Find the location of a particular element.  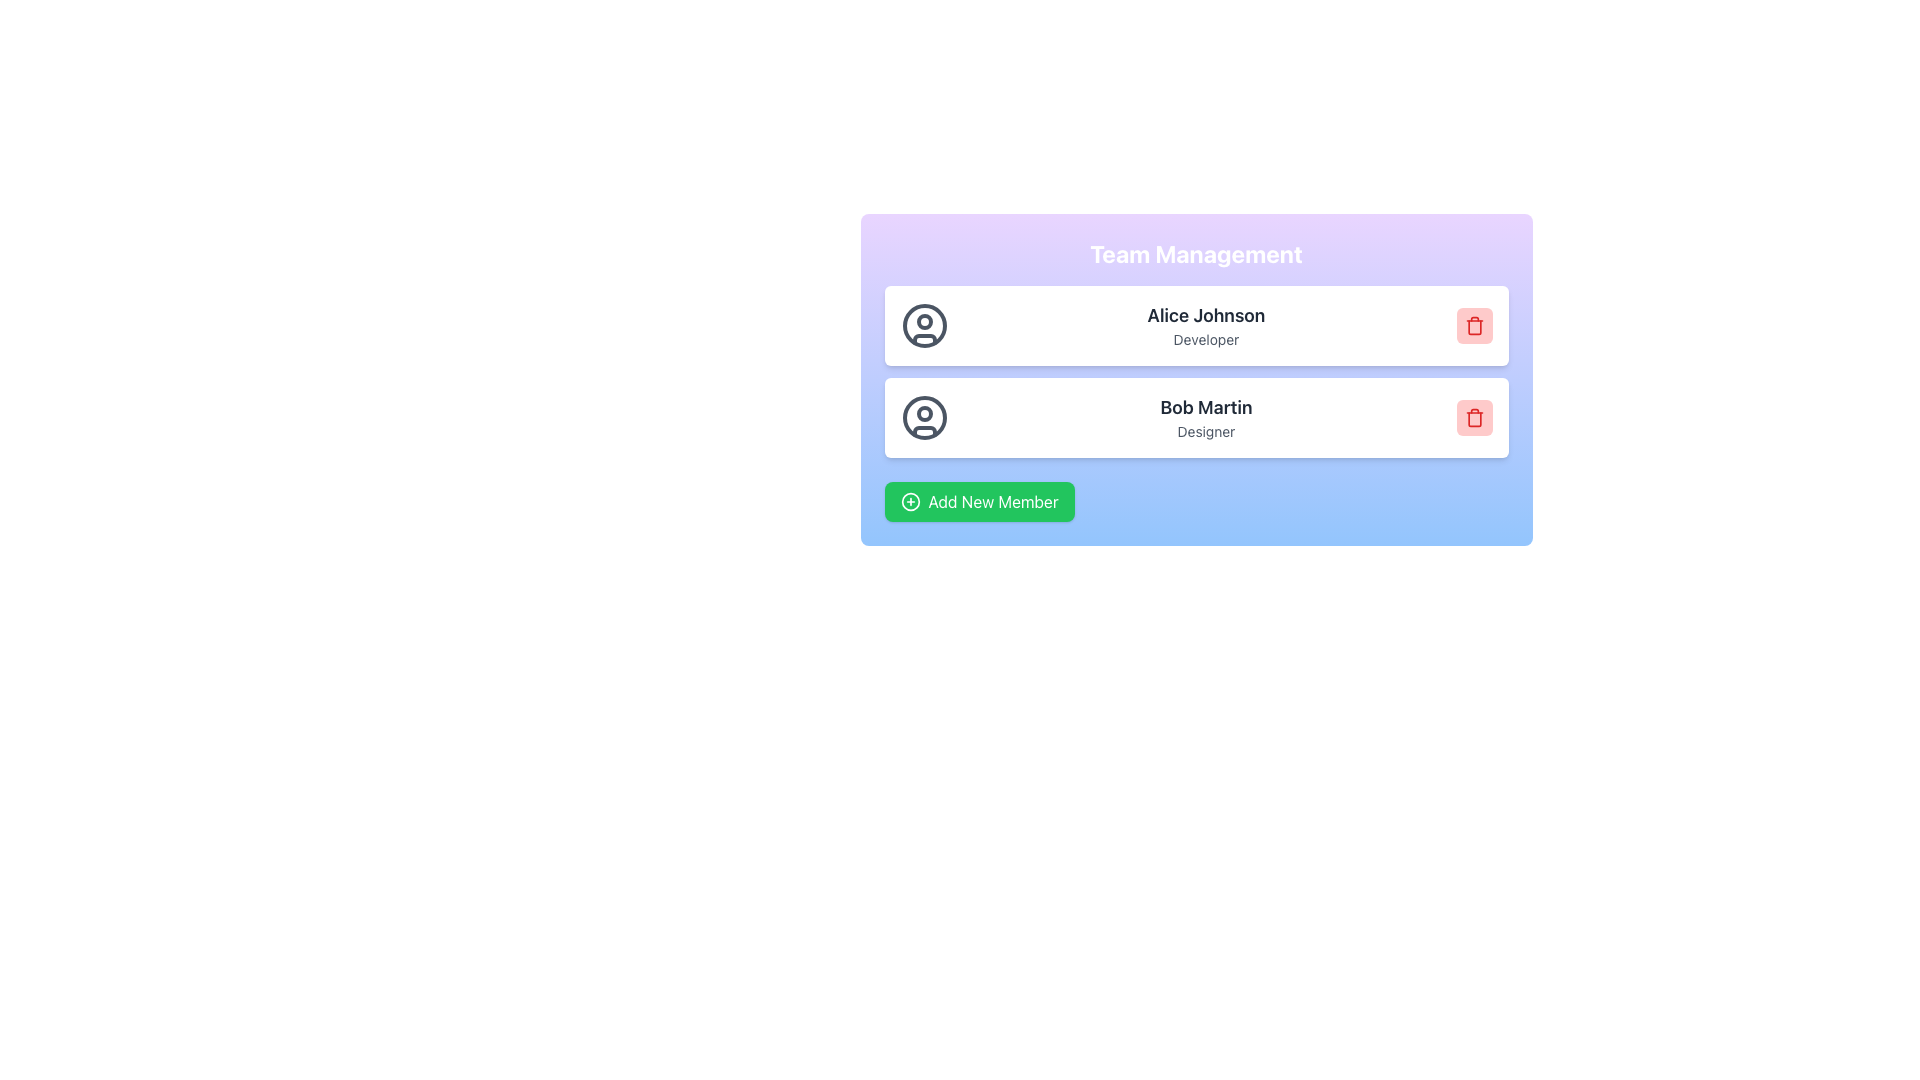

the name 'Bob Martin' in the Profile card is located at coordinates (1196, 416).